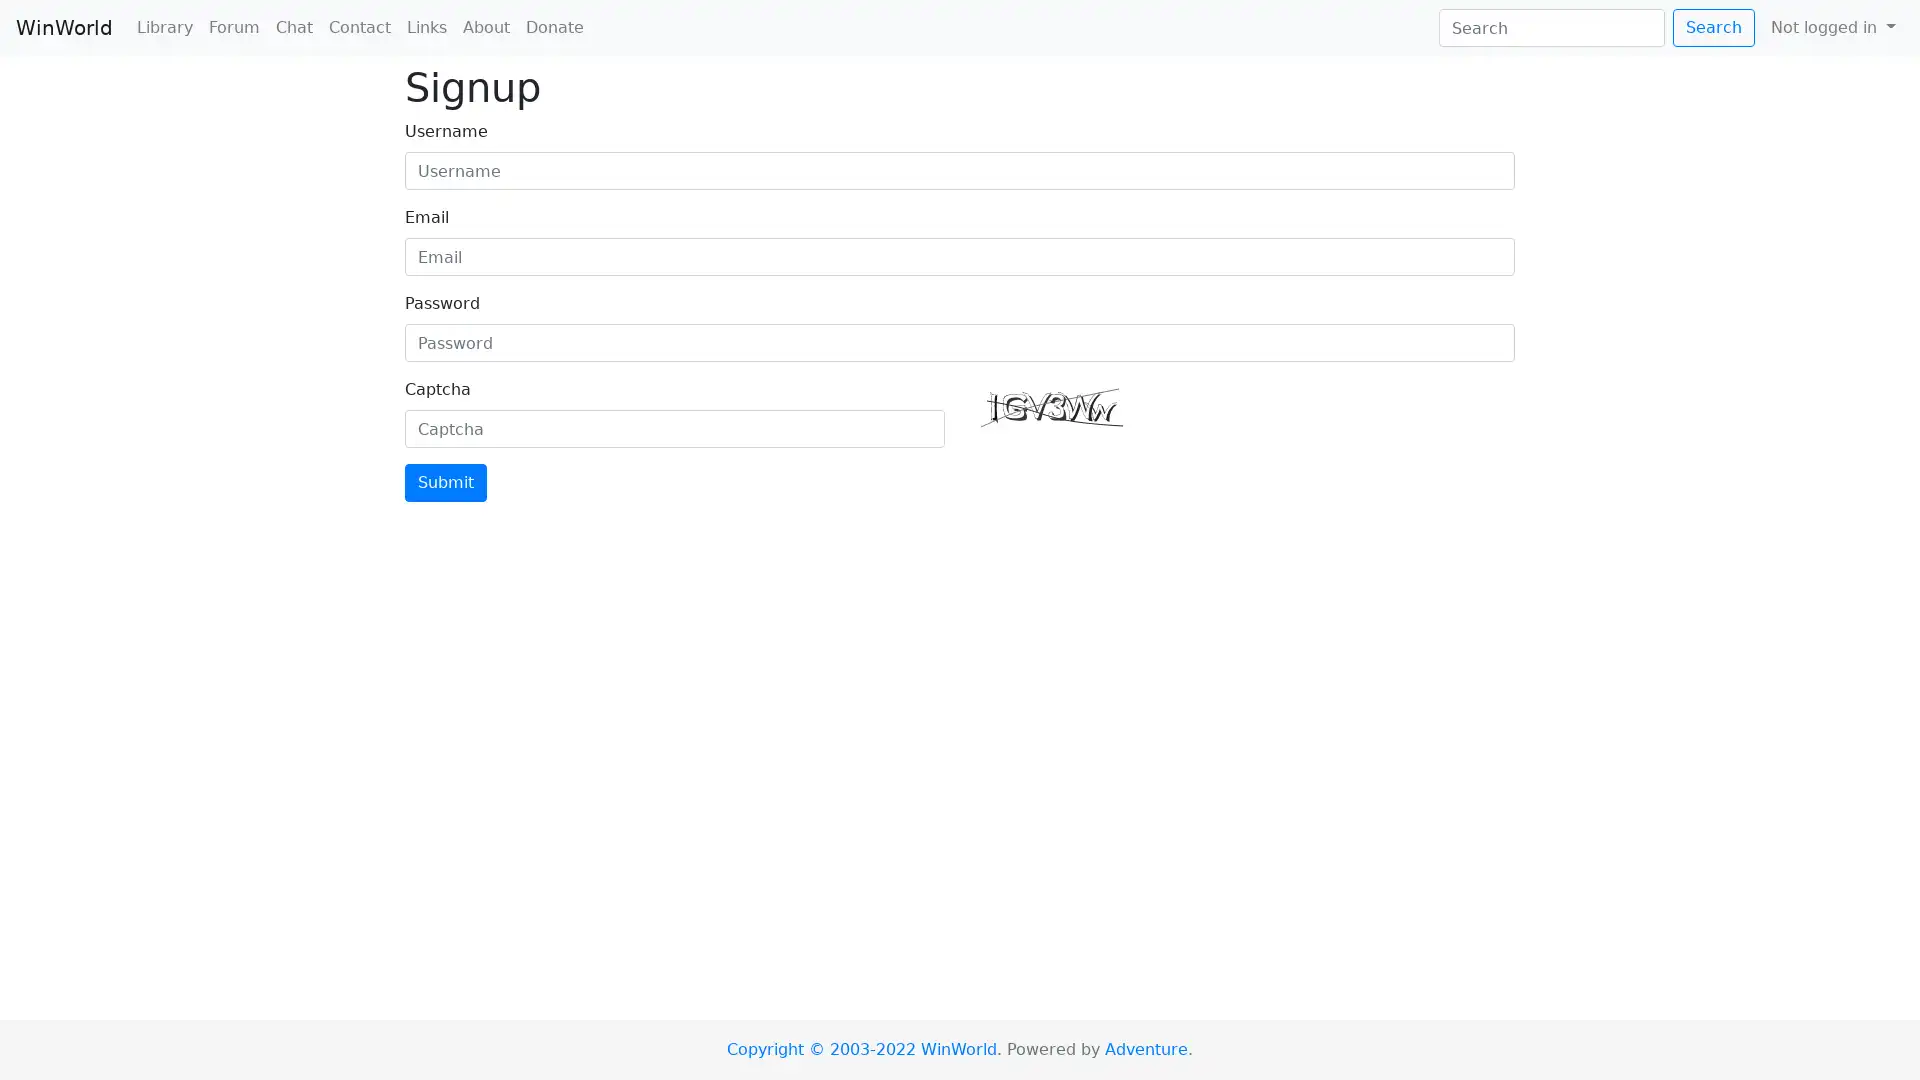  Describe the element at coordinates (445, 482) in the screenshot. I see `Submit` at that location.